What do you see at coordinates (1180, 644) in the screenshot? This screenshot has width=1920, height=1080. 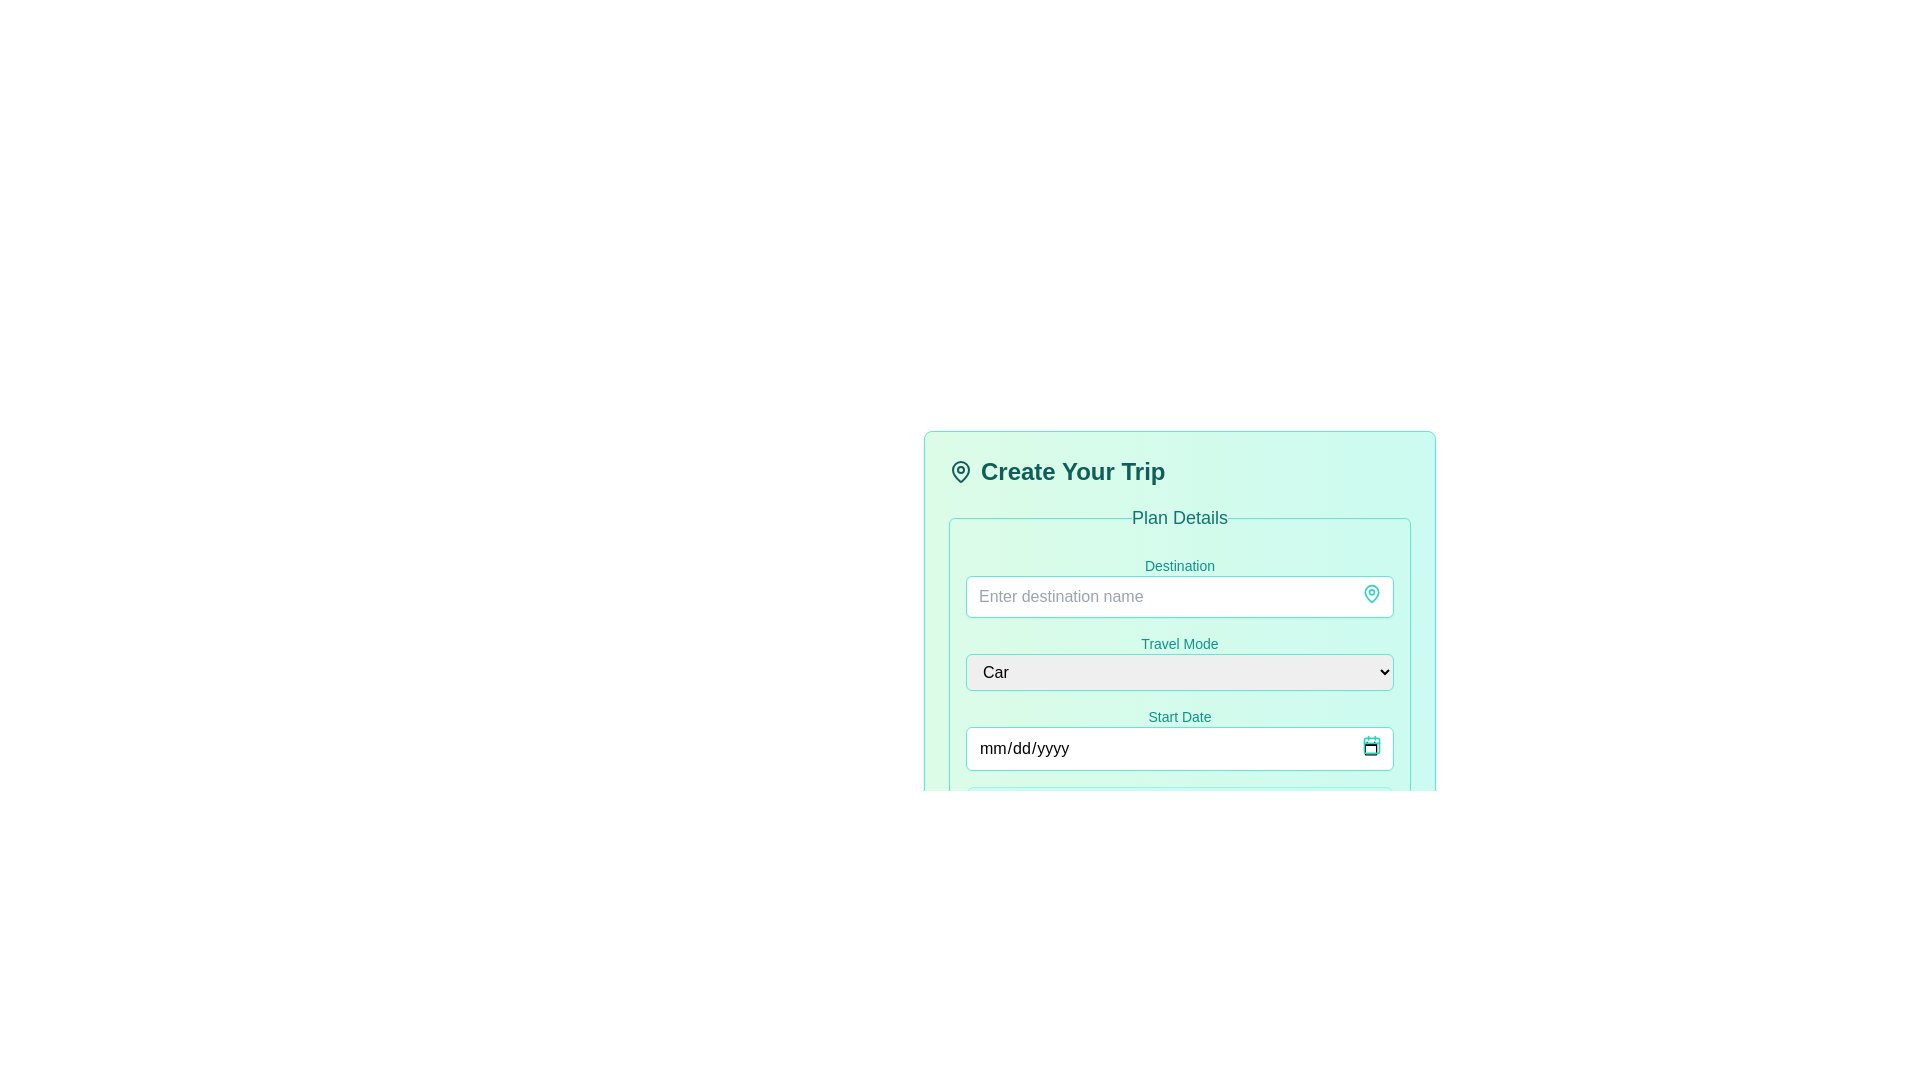 I see `label that indicates the purpose of the dropdown for selecting a travel mode, located in the 'Plan Details' section of the 'Create Your Trip' form, right above the 'Car' dropdown` at bounding box center [1180, 644].